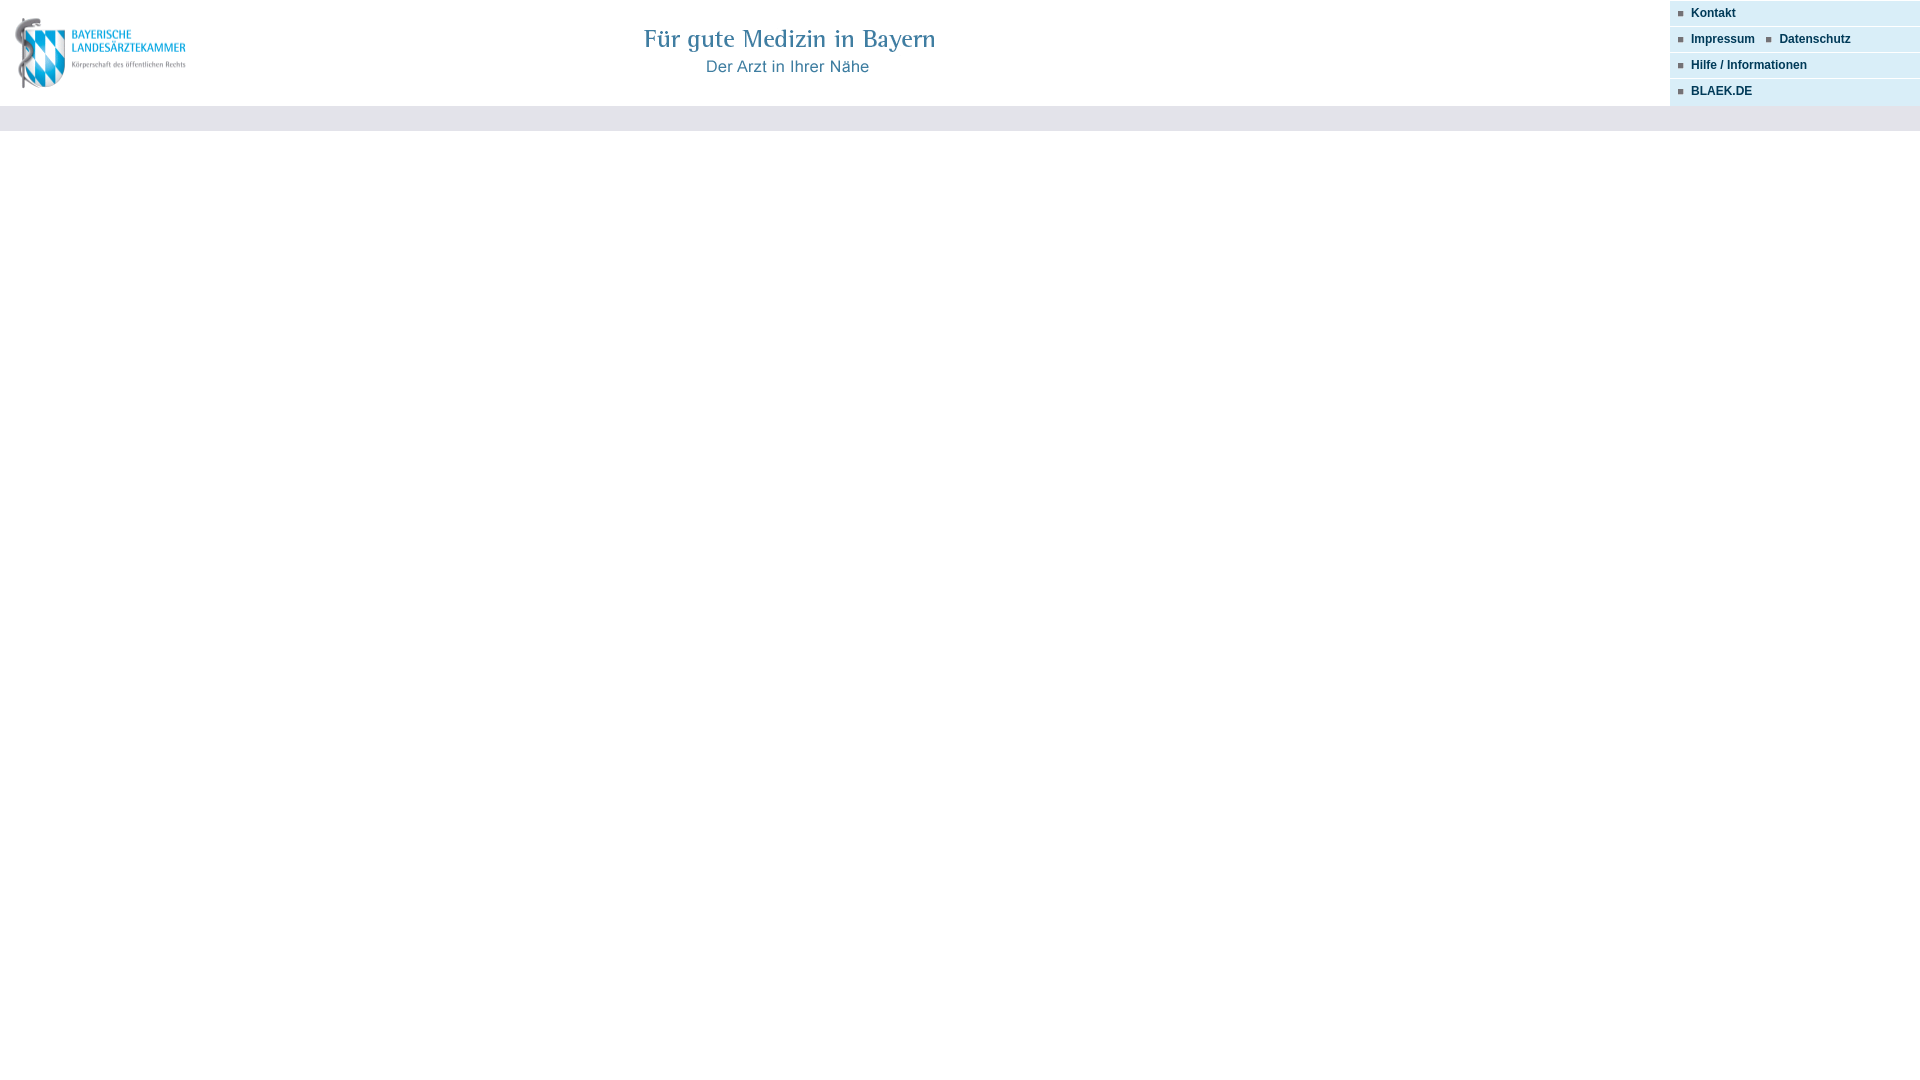 The height and width of the screenshot is (1080, 1920). I want to click on 'Datenschutz', so click(1814, 38).